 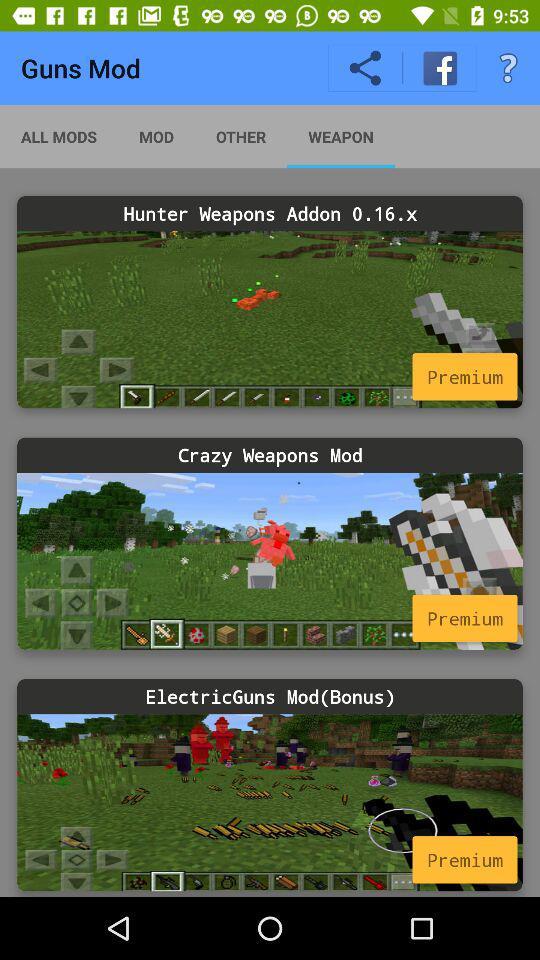 I want to click on mod, so click(x=270, y=561).